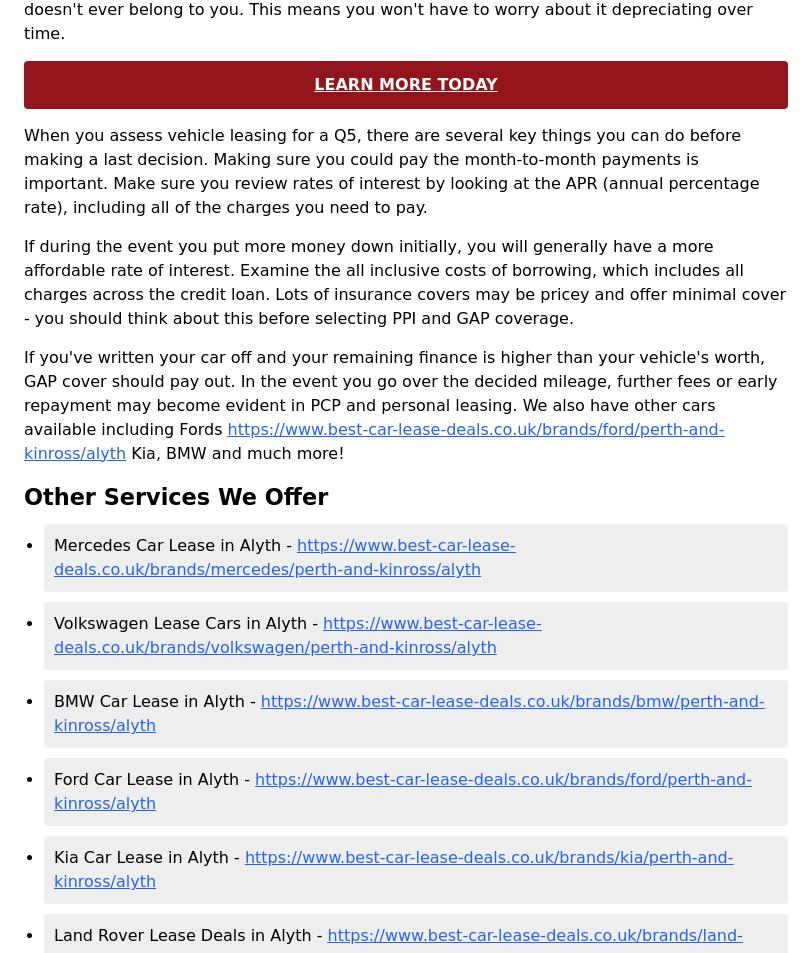 This screenshot has height=953, width=812. I want to click on 'BMW Car Lease in Alyth -', so click(156, 701).